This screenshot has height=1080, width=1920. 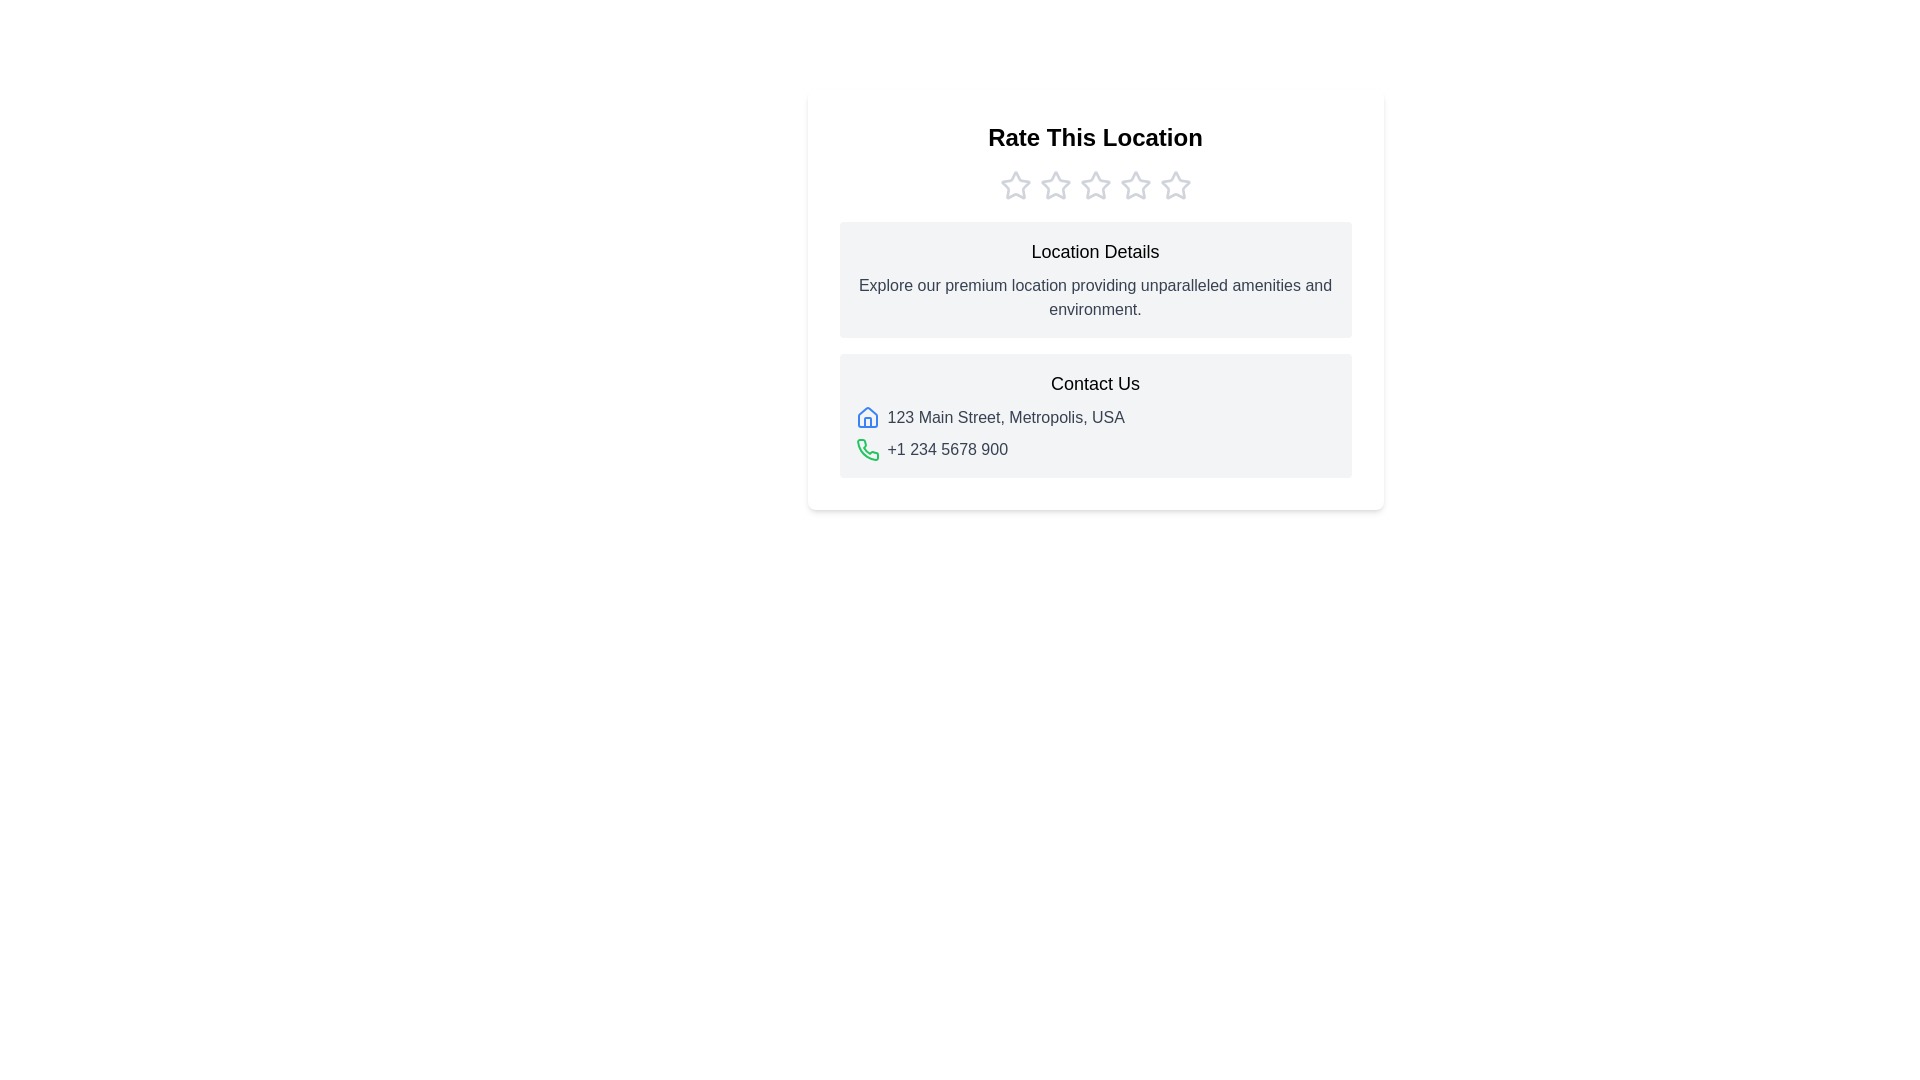 I want to click on title 'Location Details' and the descriptive paragraph in the Information display panel, which has a light gray background and is located below the stars and above the 'Contact Us' section, so click(x=1094, y=280).